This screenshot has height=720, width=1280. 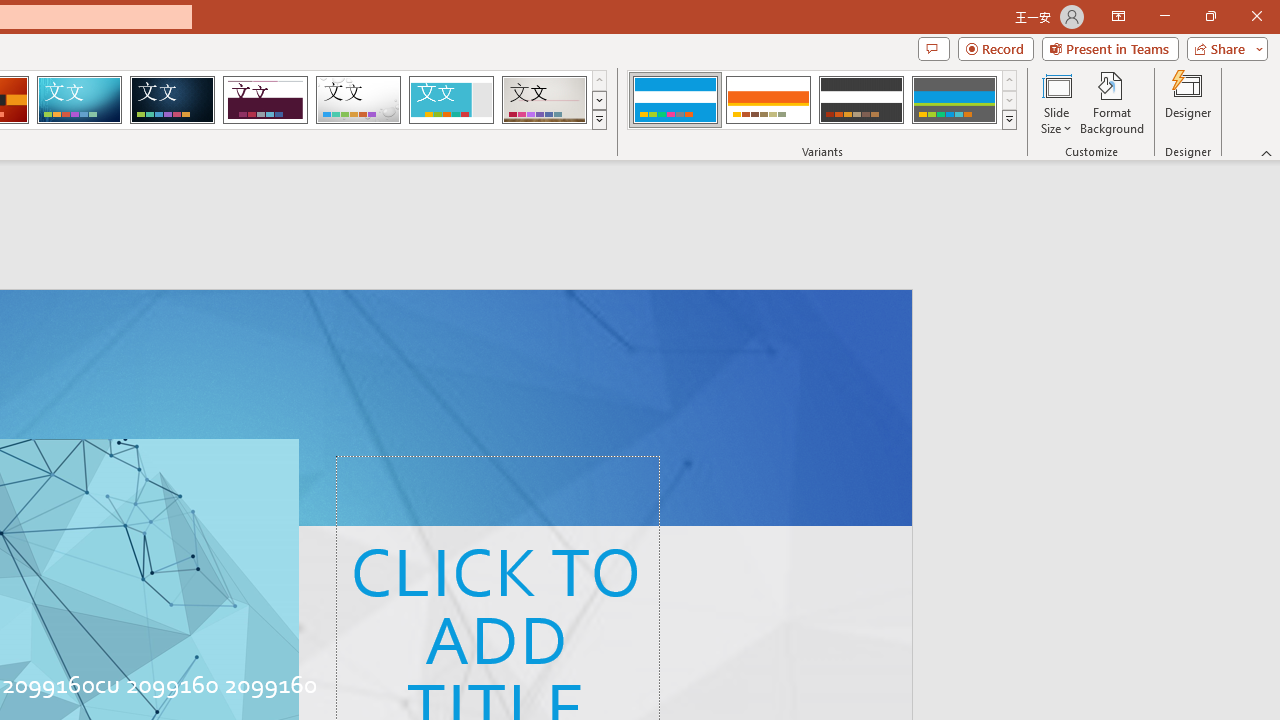 I want to click on 'Circuit', so click(x=79, y=100).